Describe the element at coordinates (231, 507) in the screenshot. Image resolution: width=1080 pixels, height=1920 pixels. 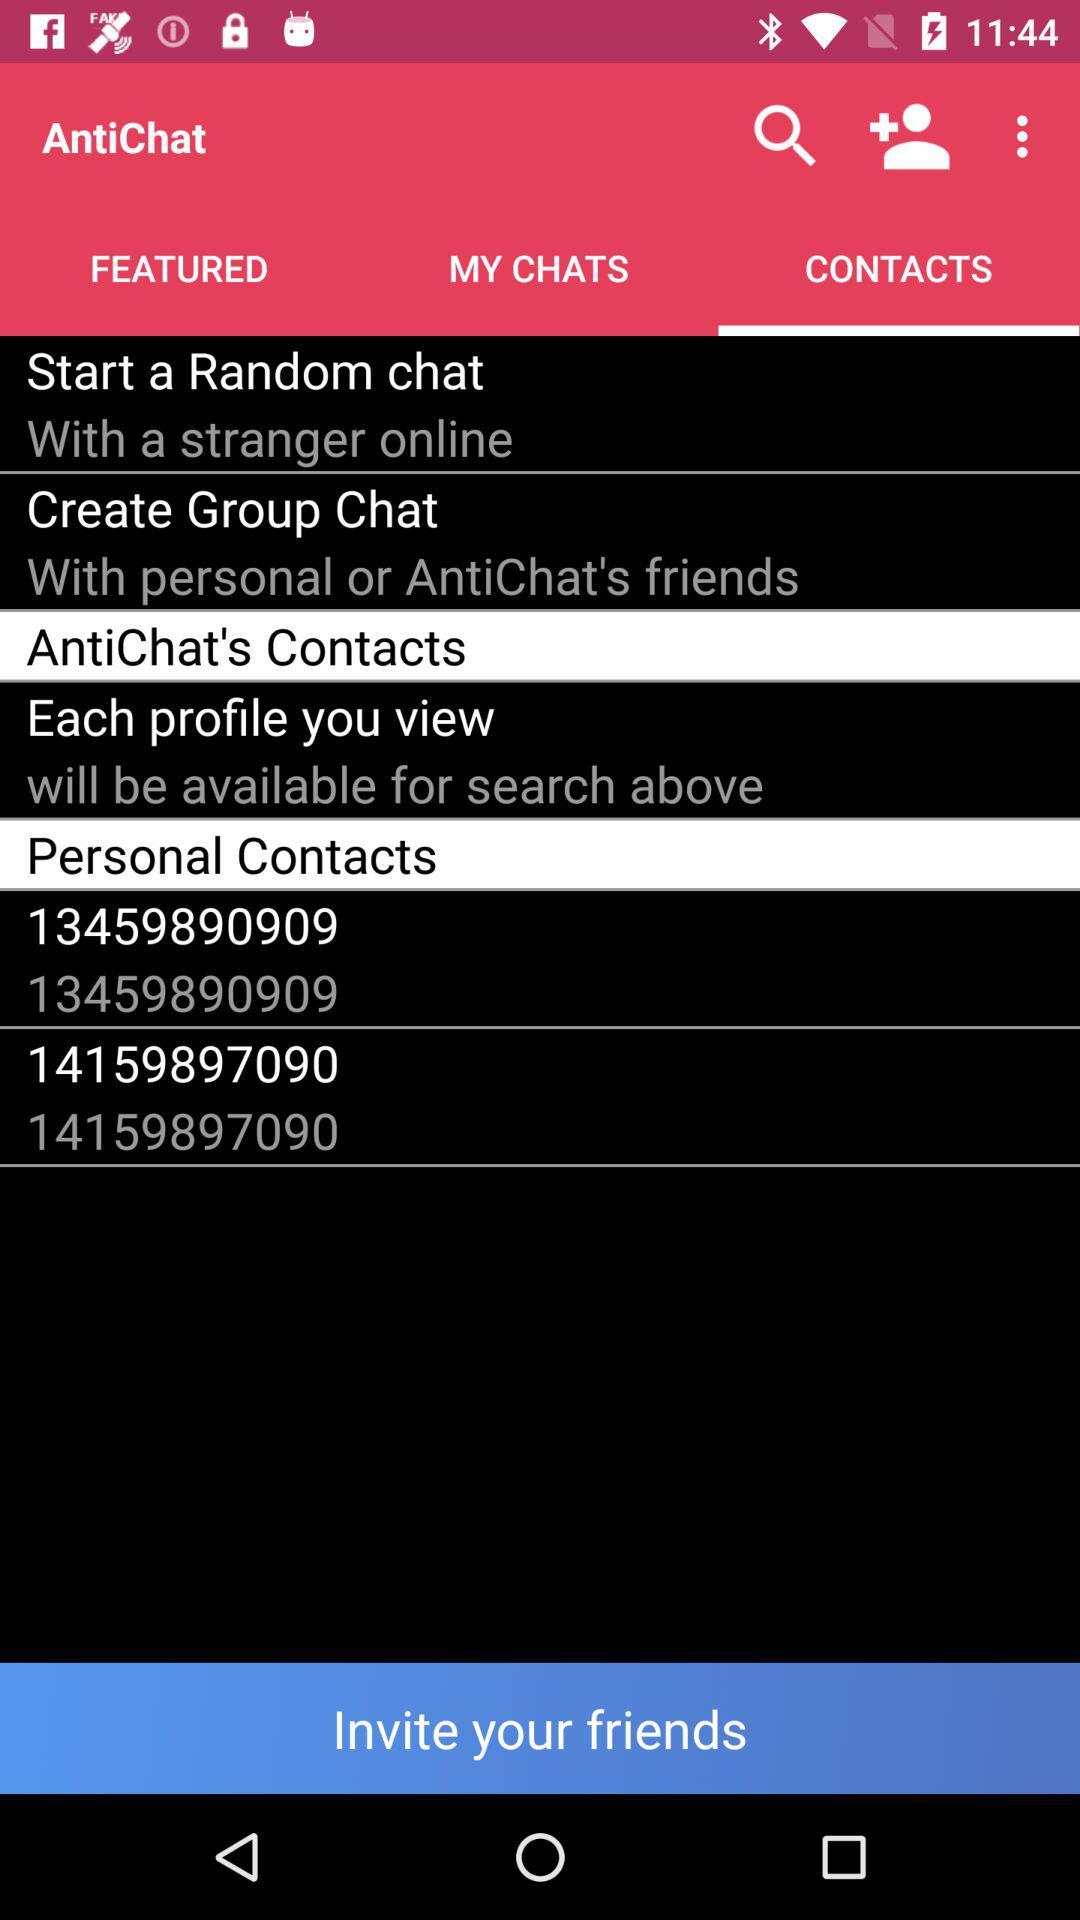
I see `the item below the with a stranger icon` at that location.